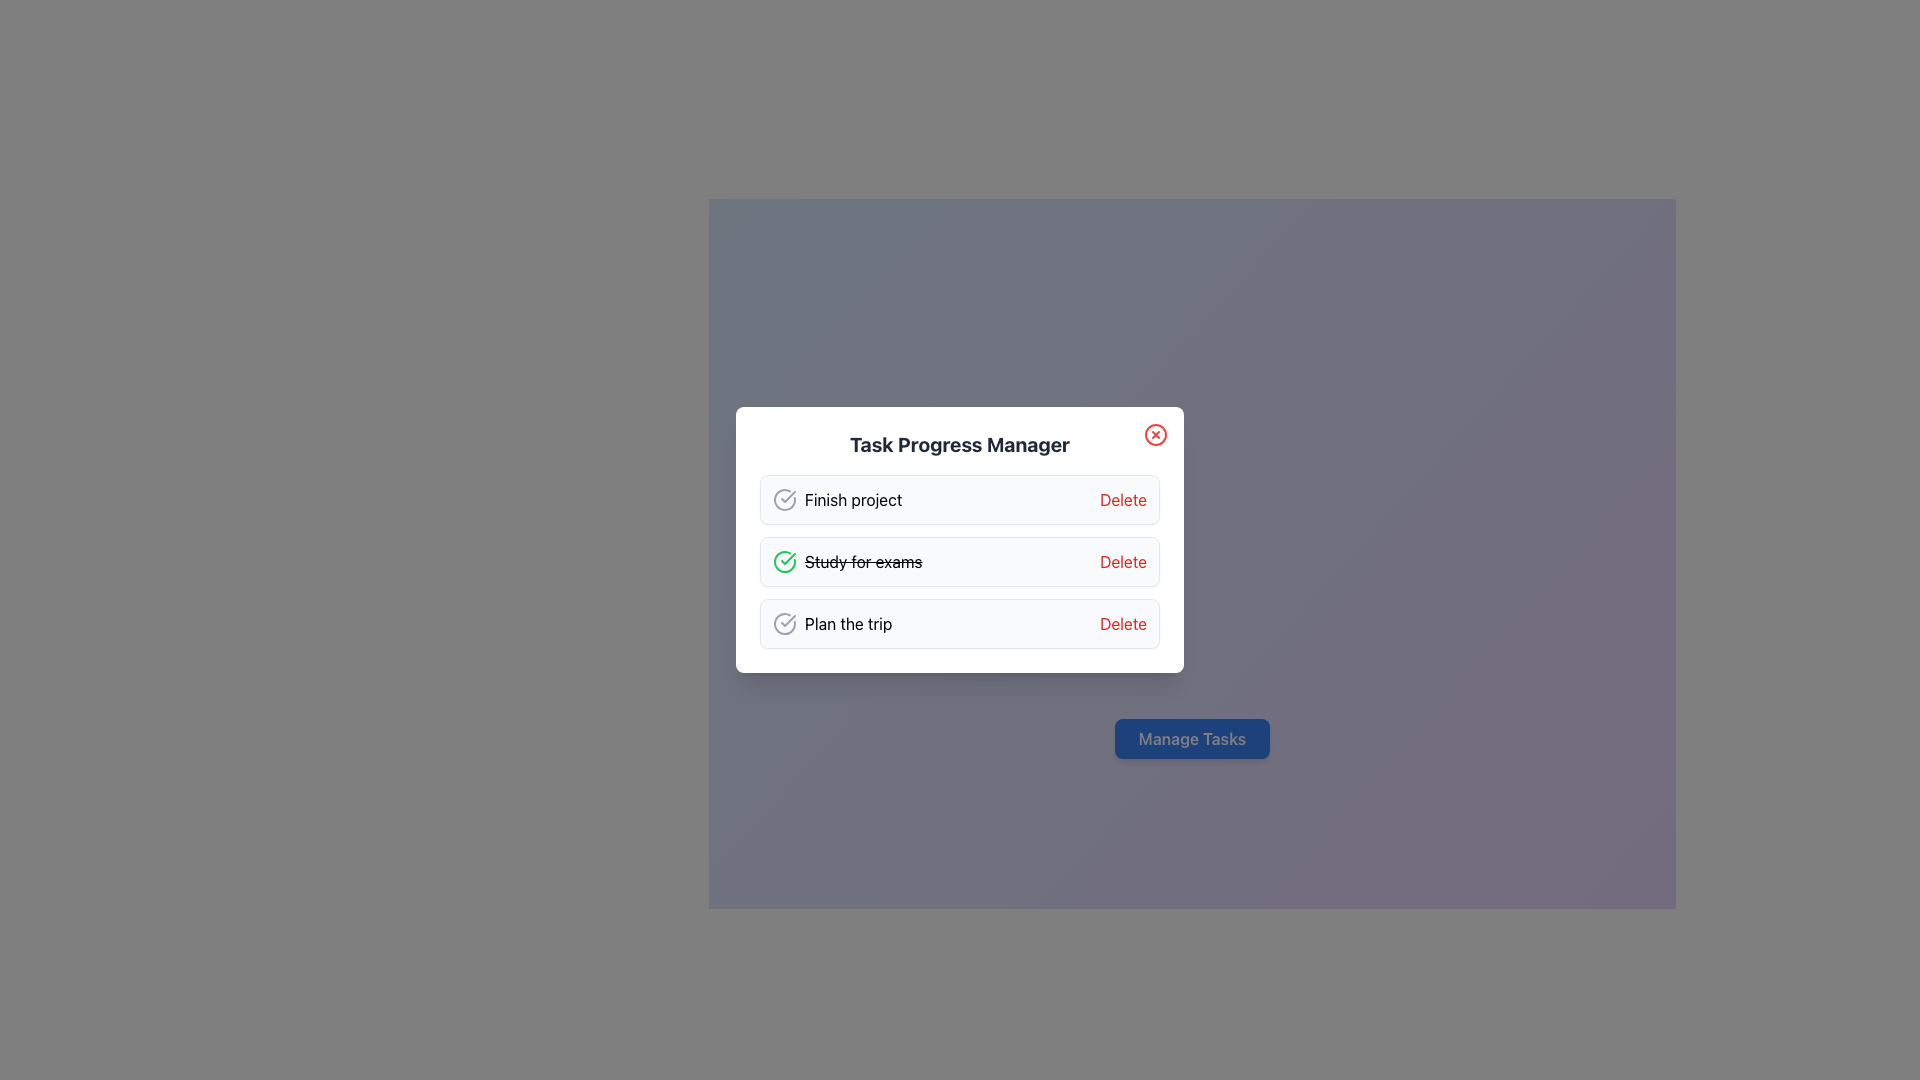  What do you see at coordinates (1156, 434) in the screenshot?
I see `the circular red icon with a white background and a red 'X' symbol in the top-right corner of the 'Task Progress Manager' dialog box` at bounding box center [1156, 434].